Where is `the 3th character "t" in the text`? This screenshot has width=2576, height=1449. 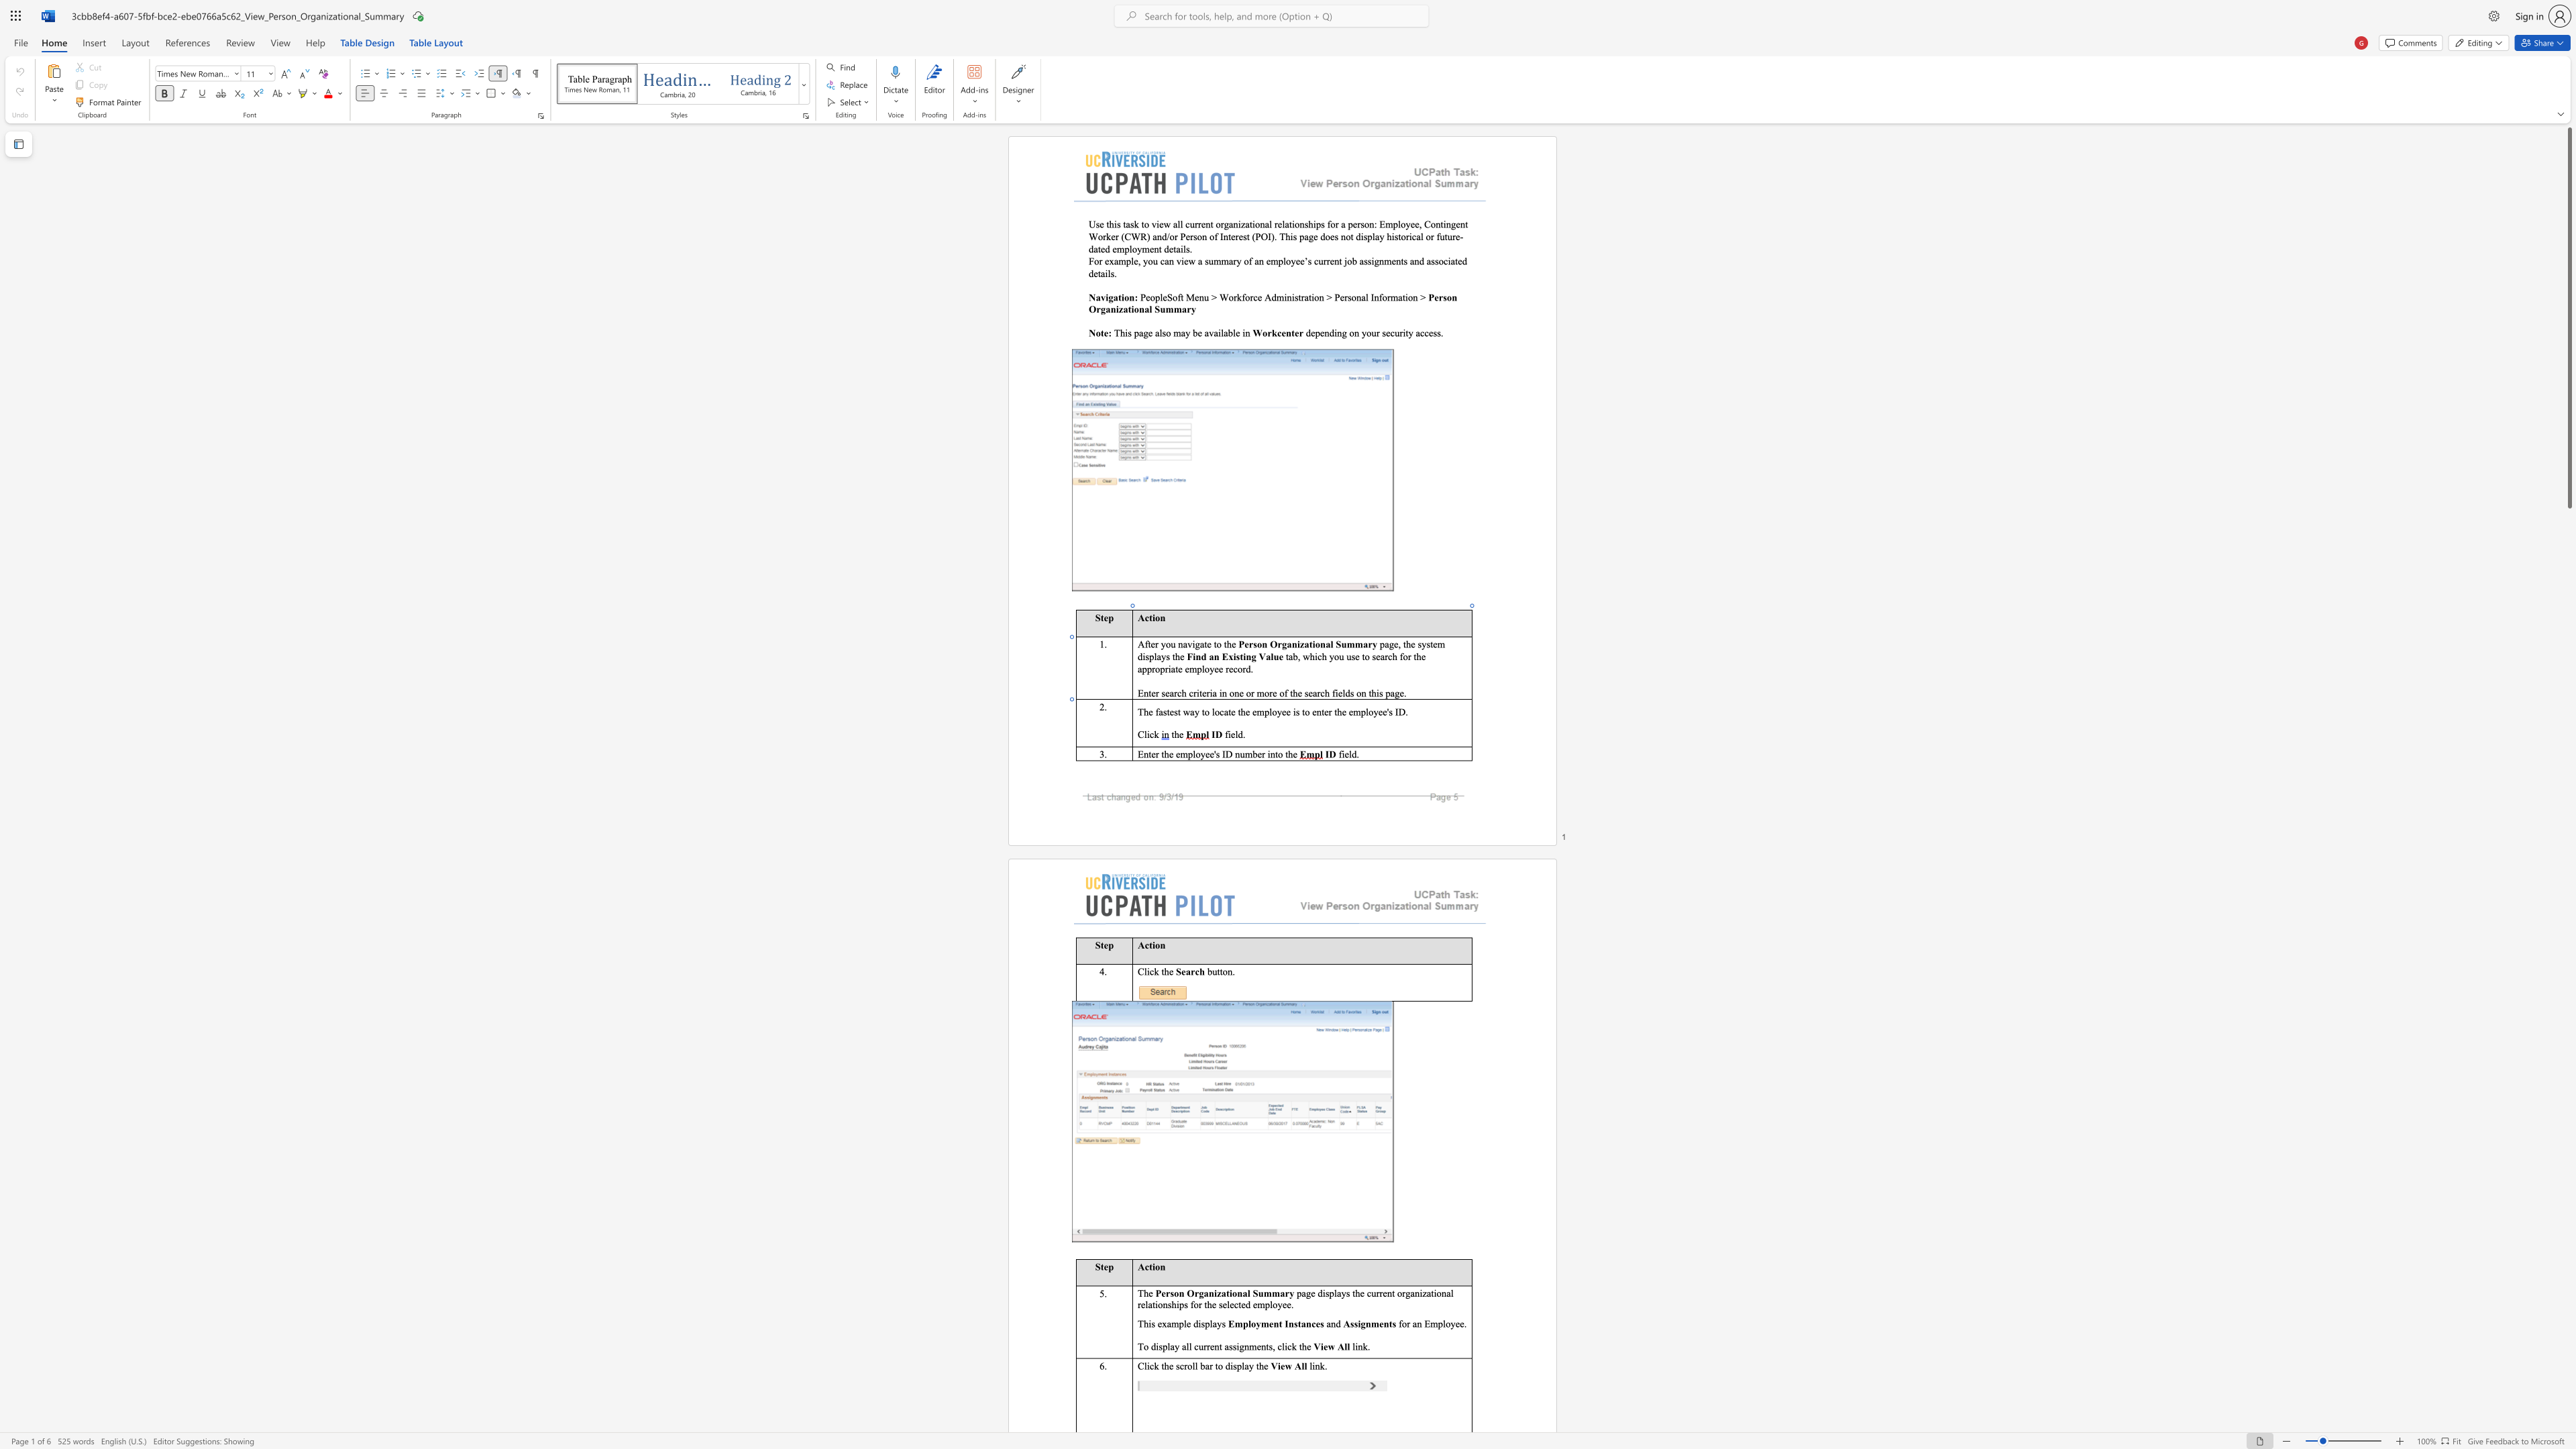 the 3th character "t" in the text is located at coordinates (1291, 692).